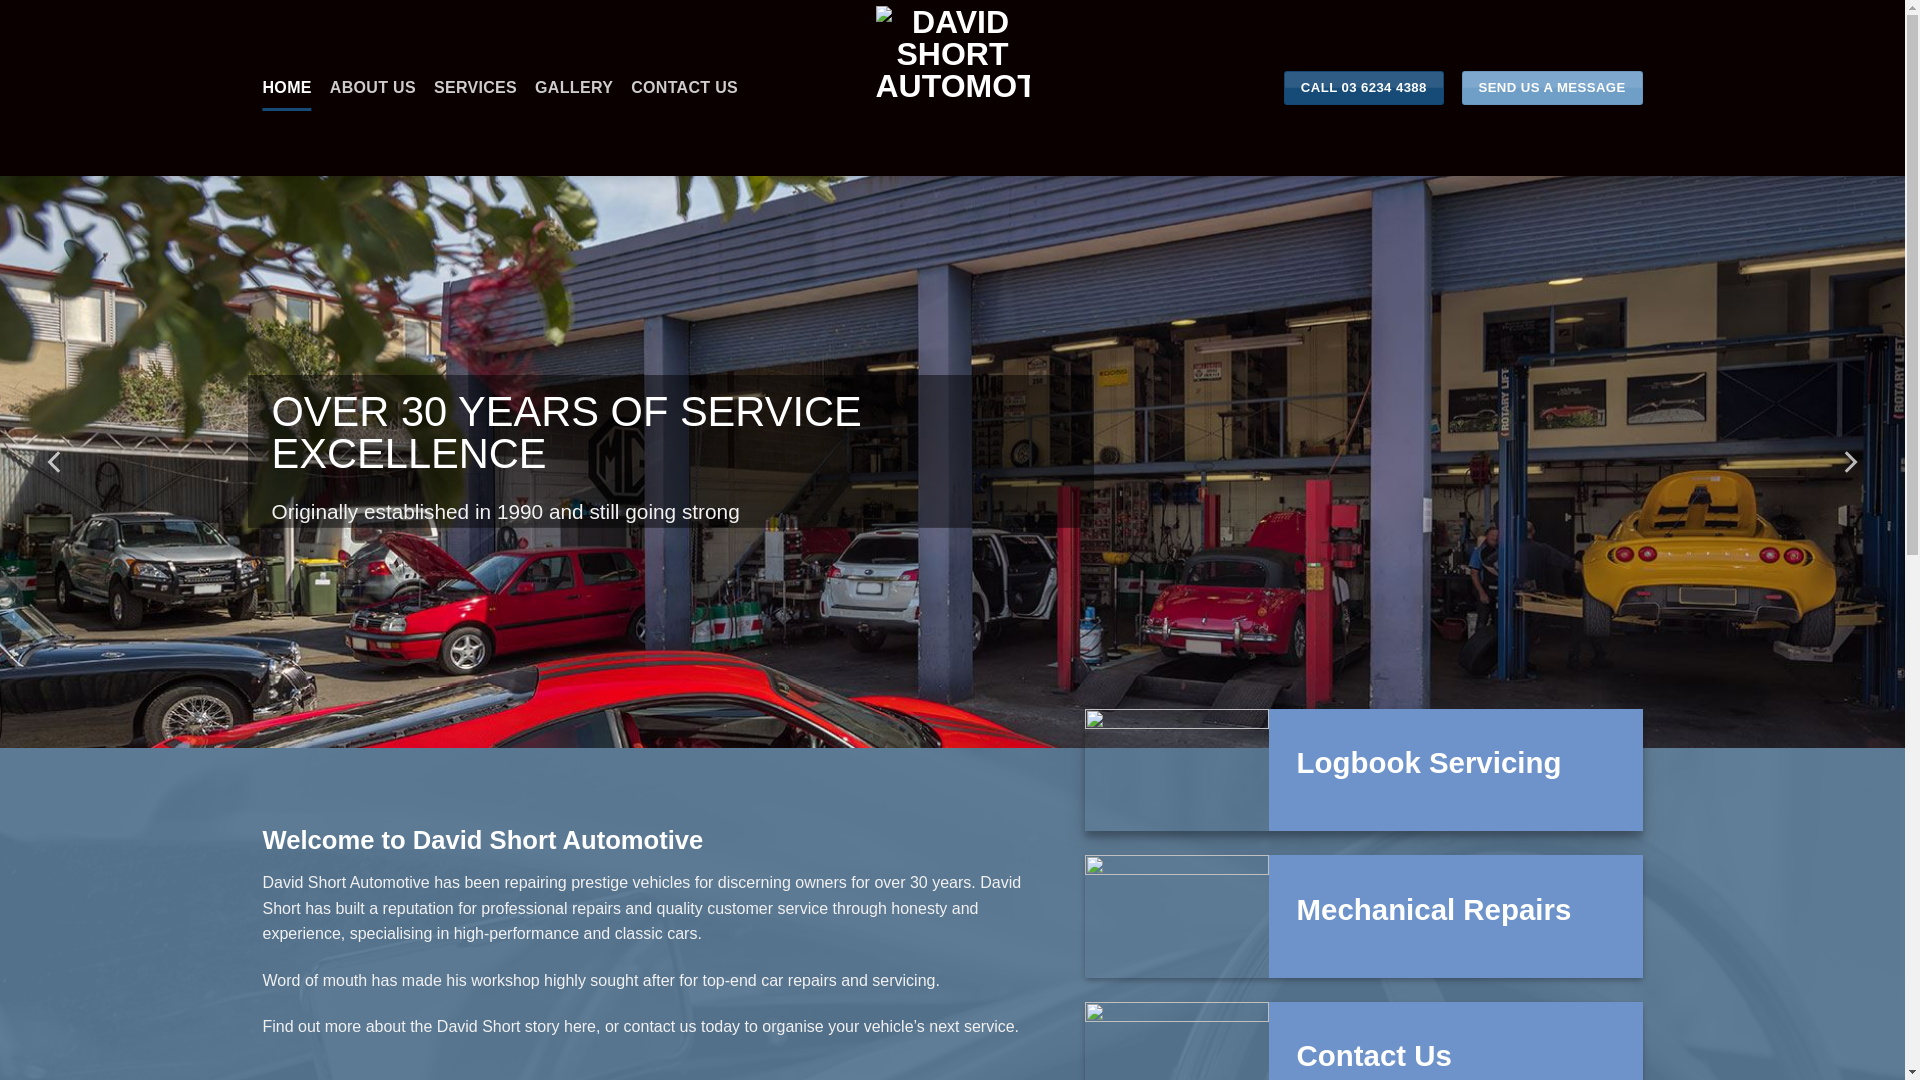 The height and width of the screenshot is (1080, 1920). Describe the element at coordinates (573, 87) in the screenshot. I see `'GALLERY'` at that location.